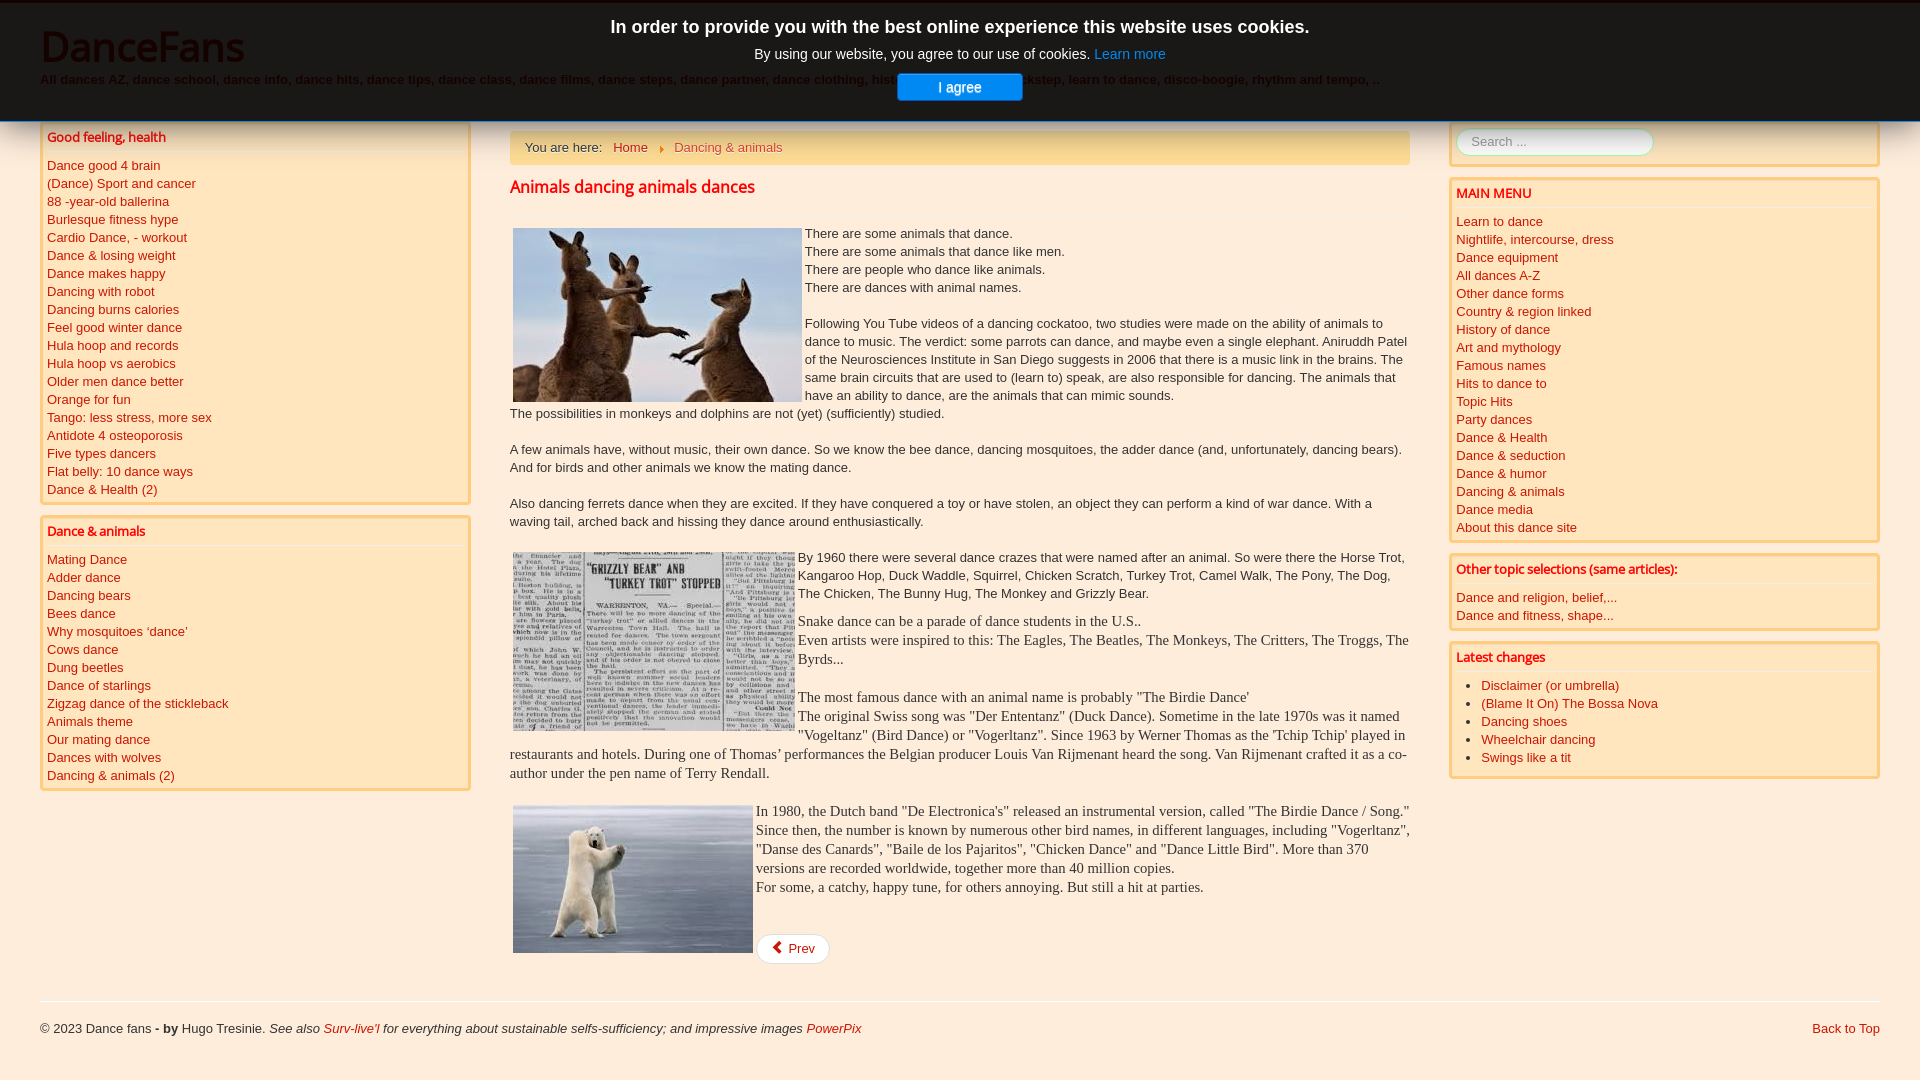  Describe the element at coordinates (1536, 739) in the screenshot. I see `'Wheelchair dancing'` at that location.